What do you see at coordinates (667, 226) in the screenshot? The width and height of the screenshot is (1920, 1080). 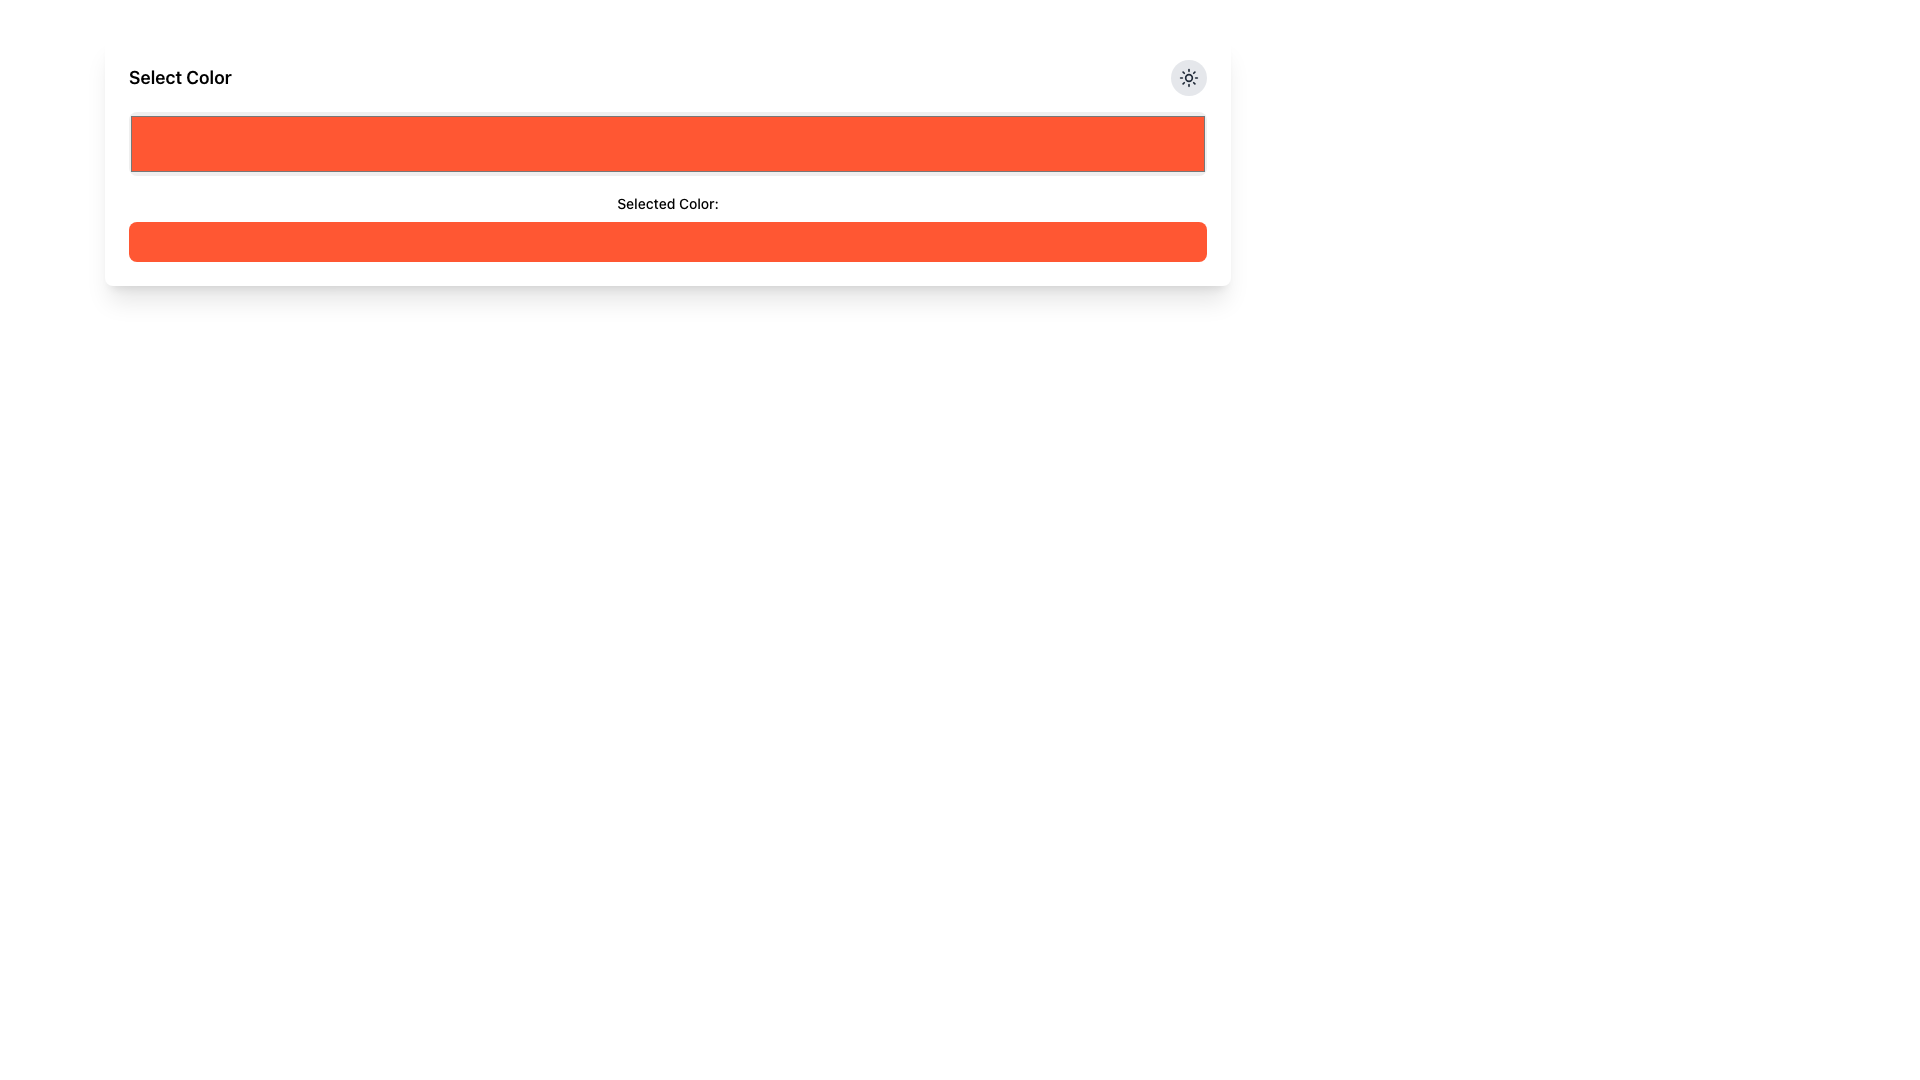 I see `label of the Composite component that displays 'Selected Color:' above the orange-toned color preview bar` at bounding box center [667, 226].